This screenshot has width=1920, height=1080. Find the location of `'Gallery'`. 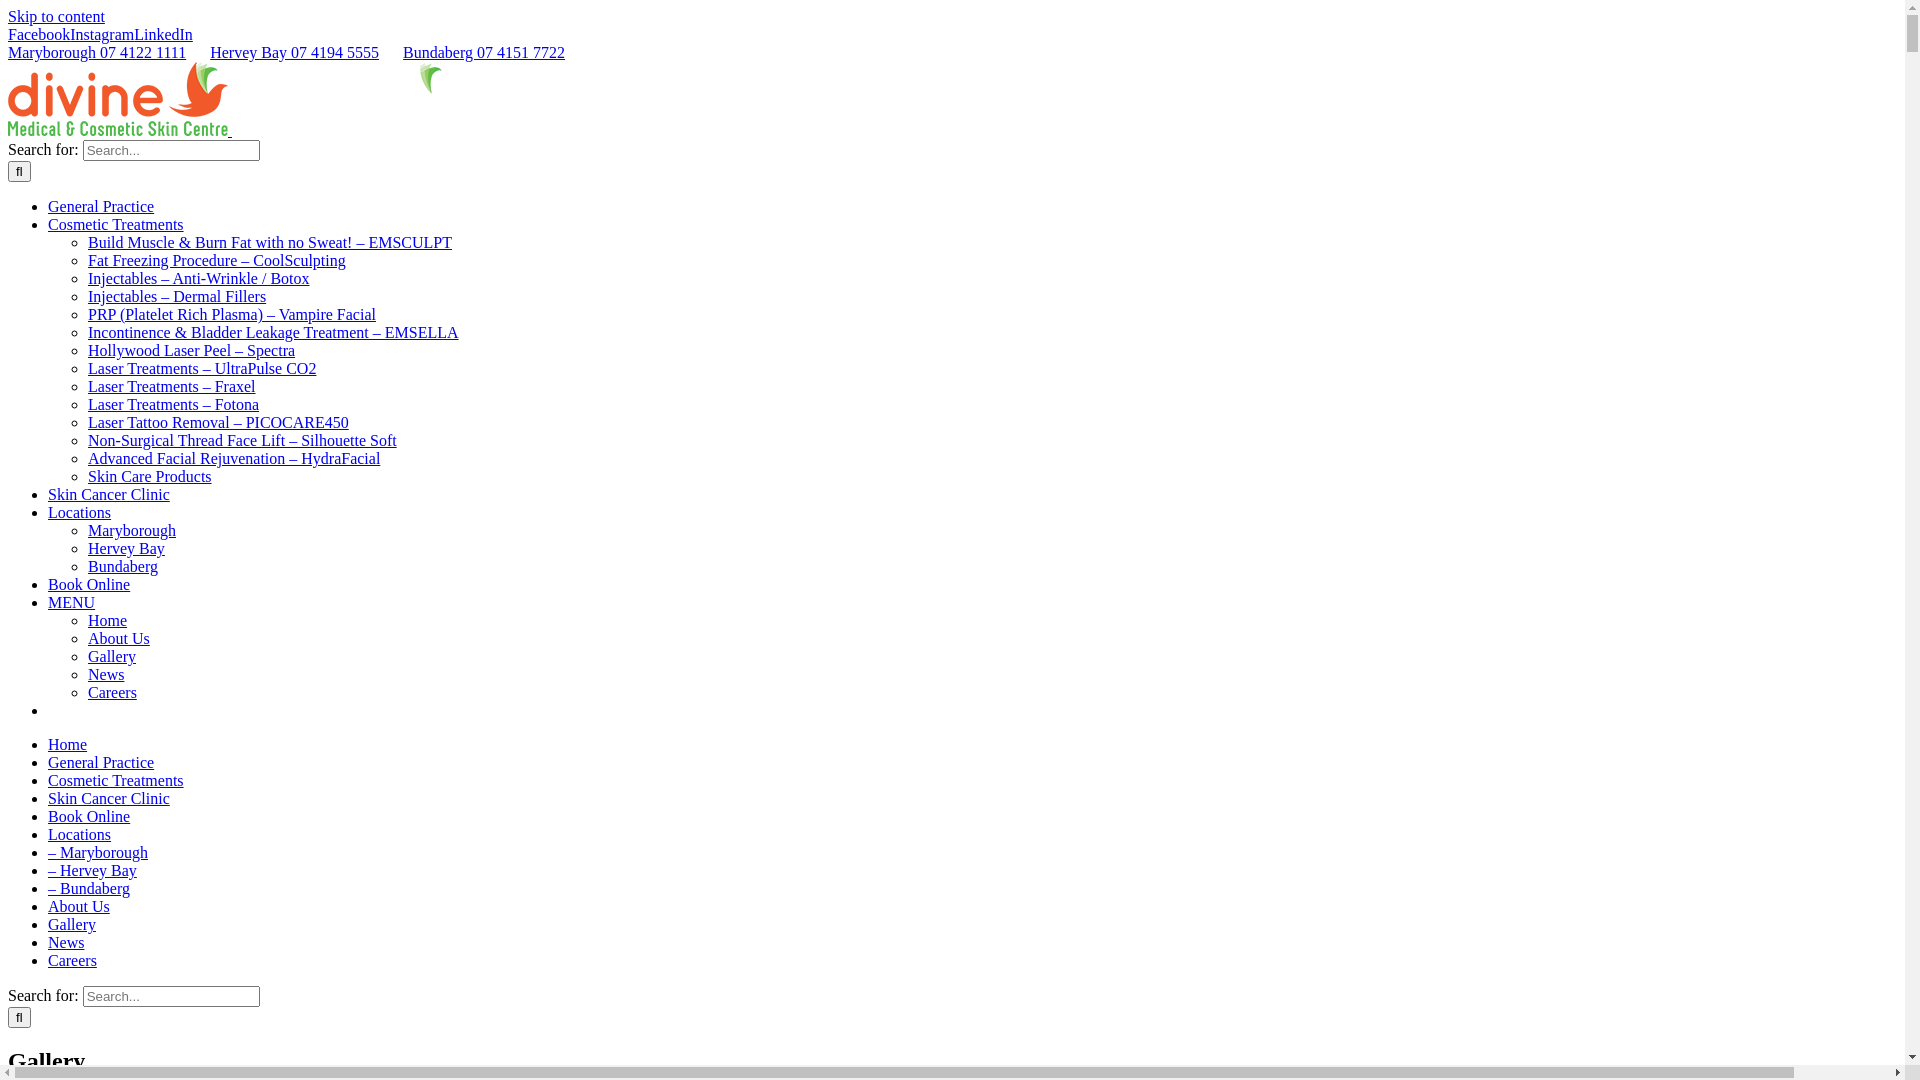

'Gallery' is located at coordinates (72, 924).